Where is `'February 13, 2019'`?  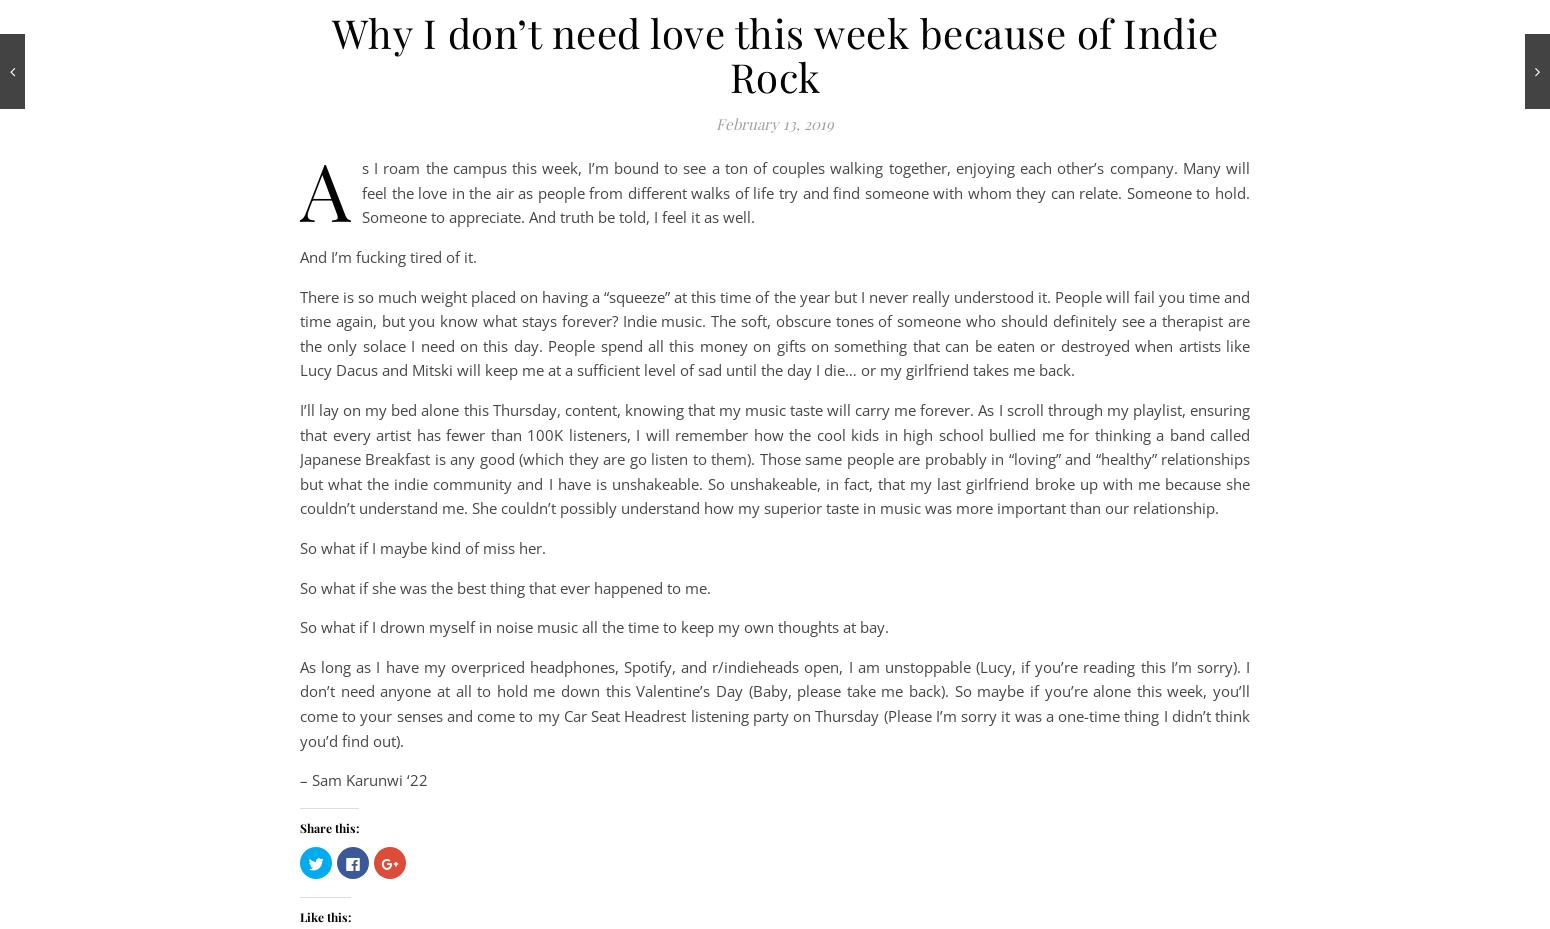
'February 13, 2019' is located at coordinates (775, 122).